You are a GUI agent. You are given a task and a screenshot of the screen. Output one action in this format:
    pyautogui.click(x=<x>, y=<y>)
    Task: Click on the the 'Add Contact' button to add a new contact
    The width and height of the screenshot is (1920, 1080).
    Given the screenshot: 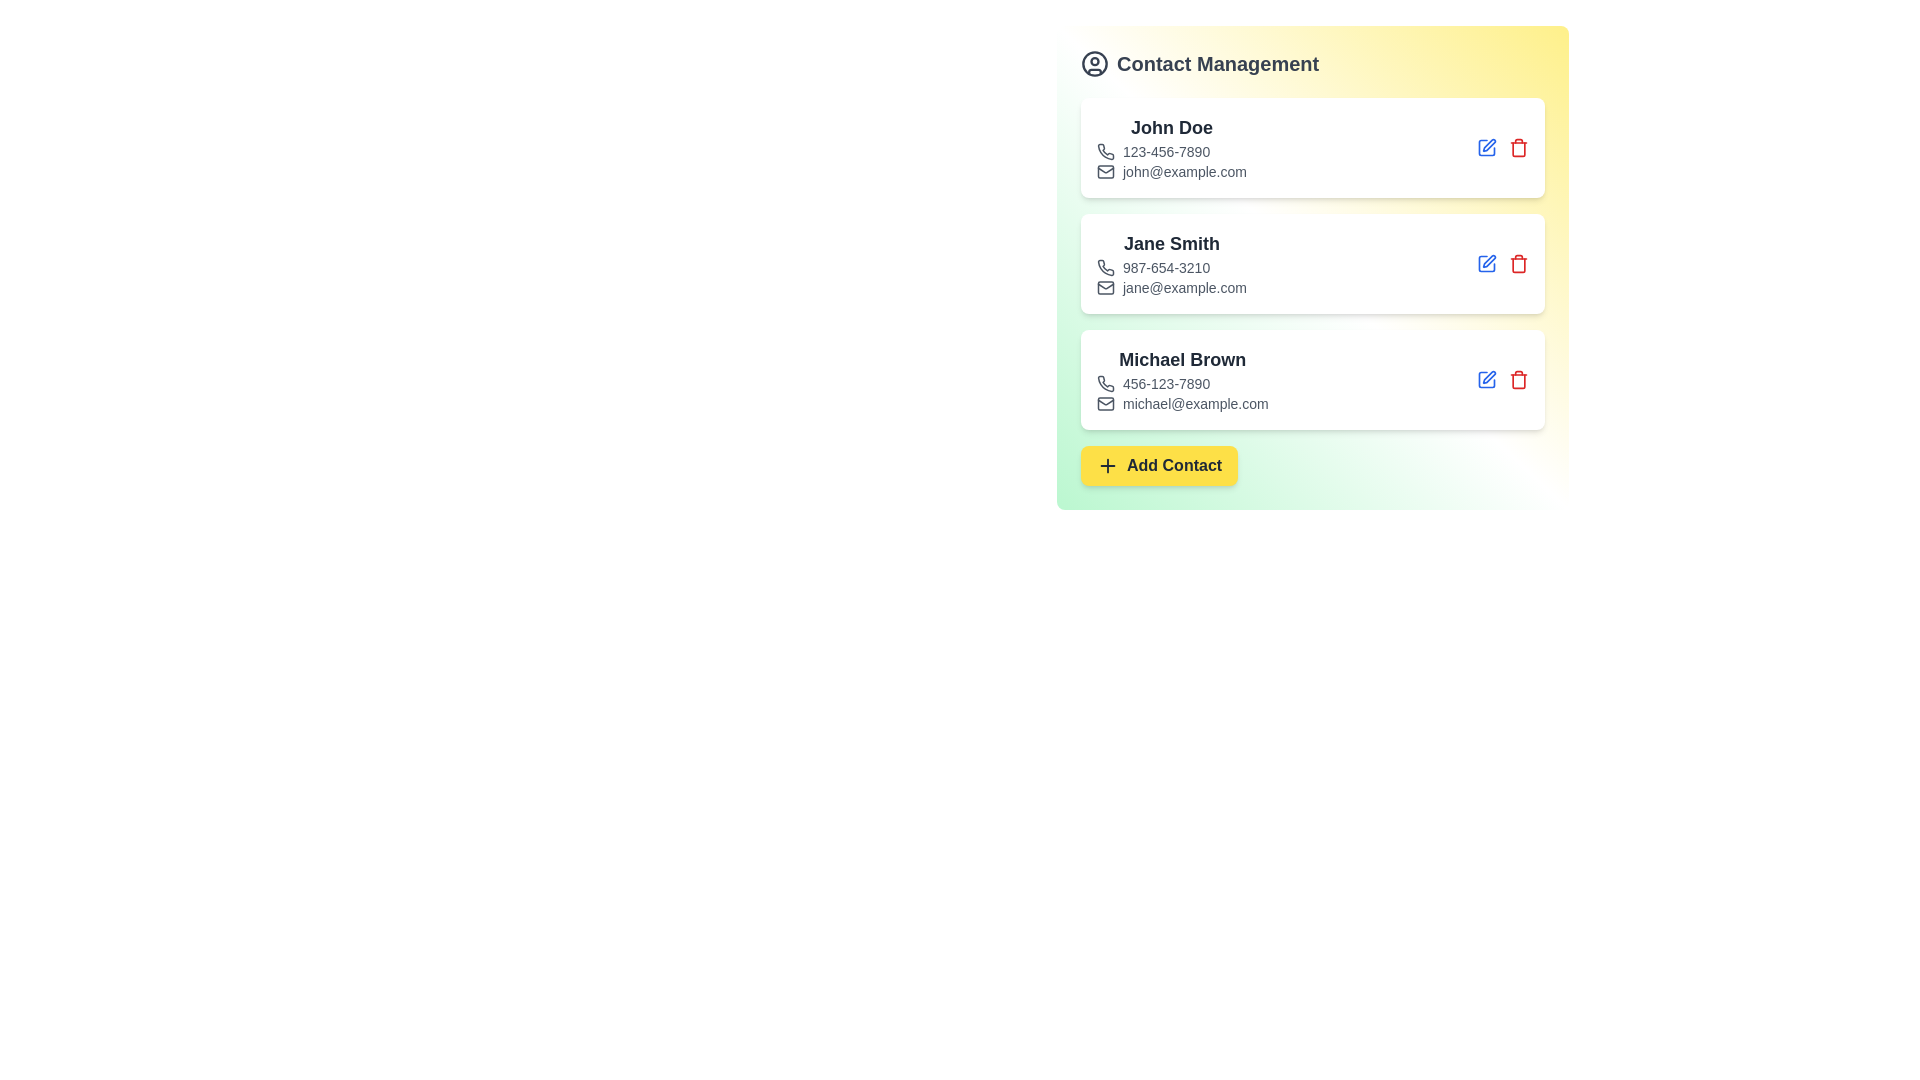 What is the action you would take?
    pyautogui.click(x=1158, y=466)
    